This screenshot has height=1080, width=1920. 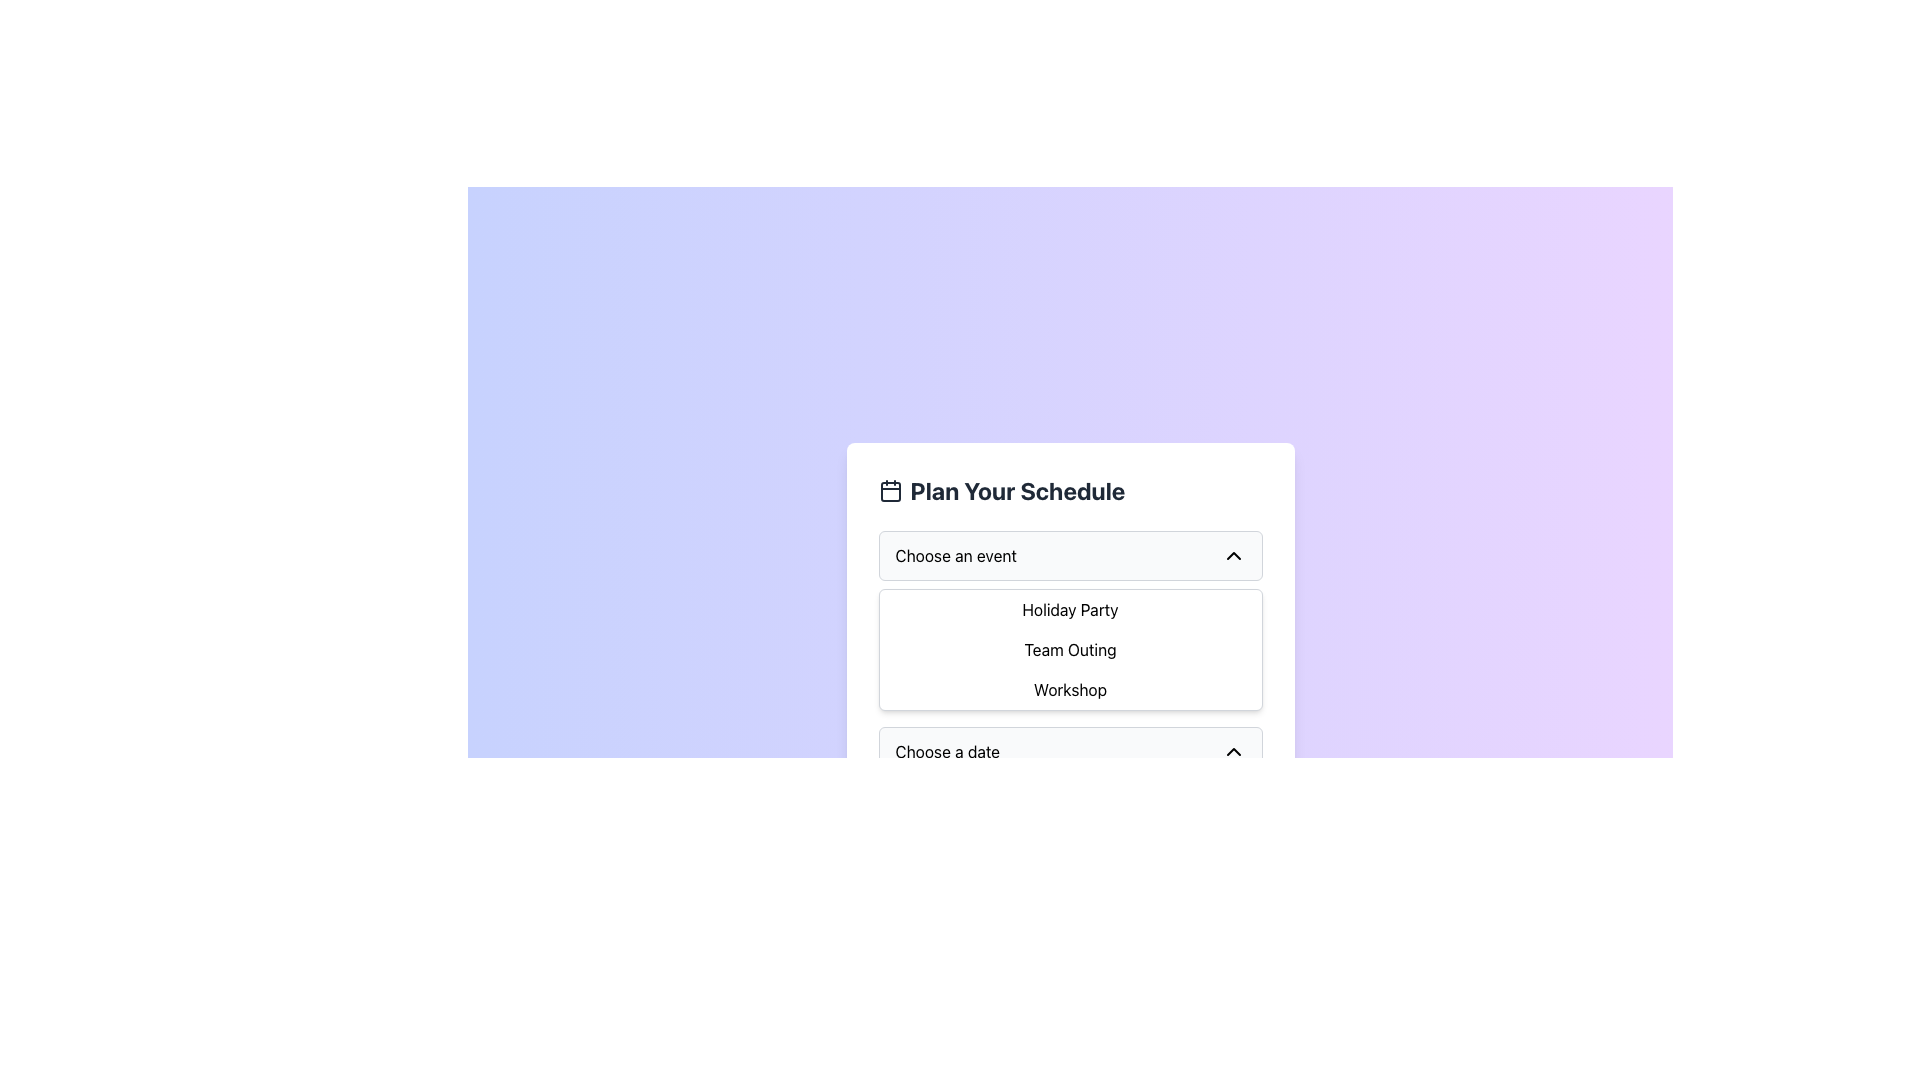 What do you see at coordinates (889, 492) in the screenshot?
I see `the decorative inner section of the calendar icon located to the left of the heading 'Plan Your Schedule' at the top of the user interface` at bounding box center [889, 492].